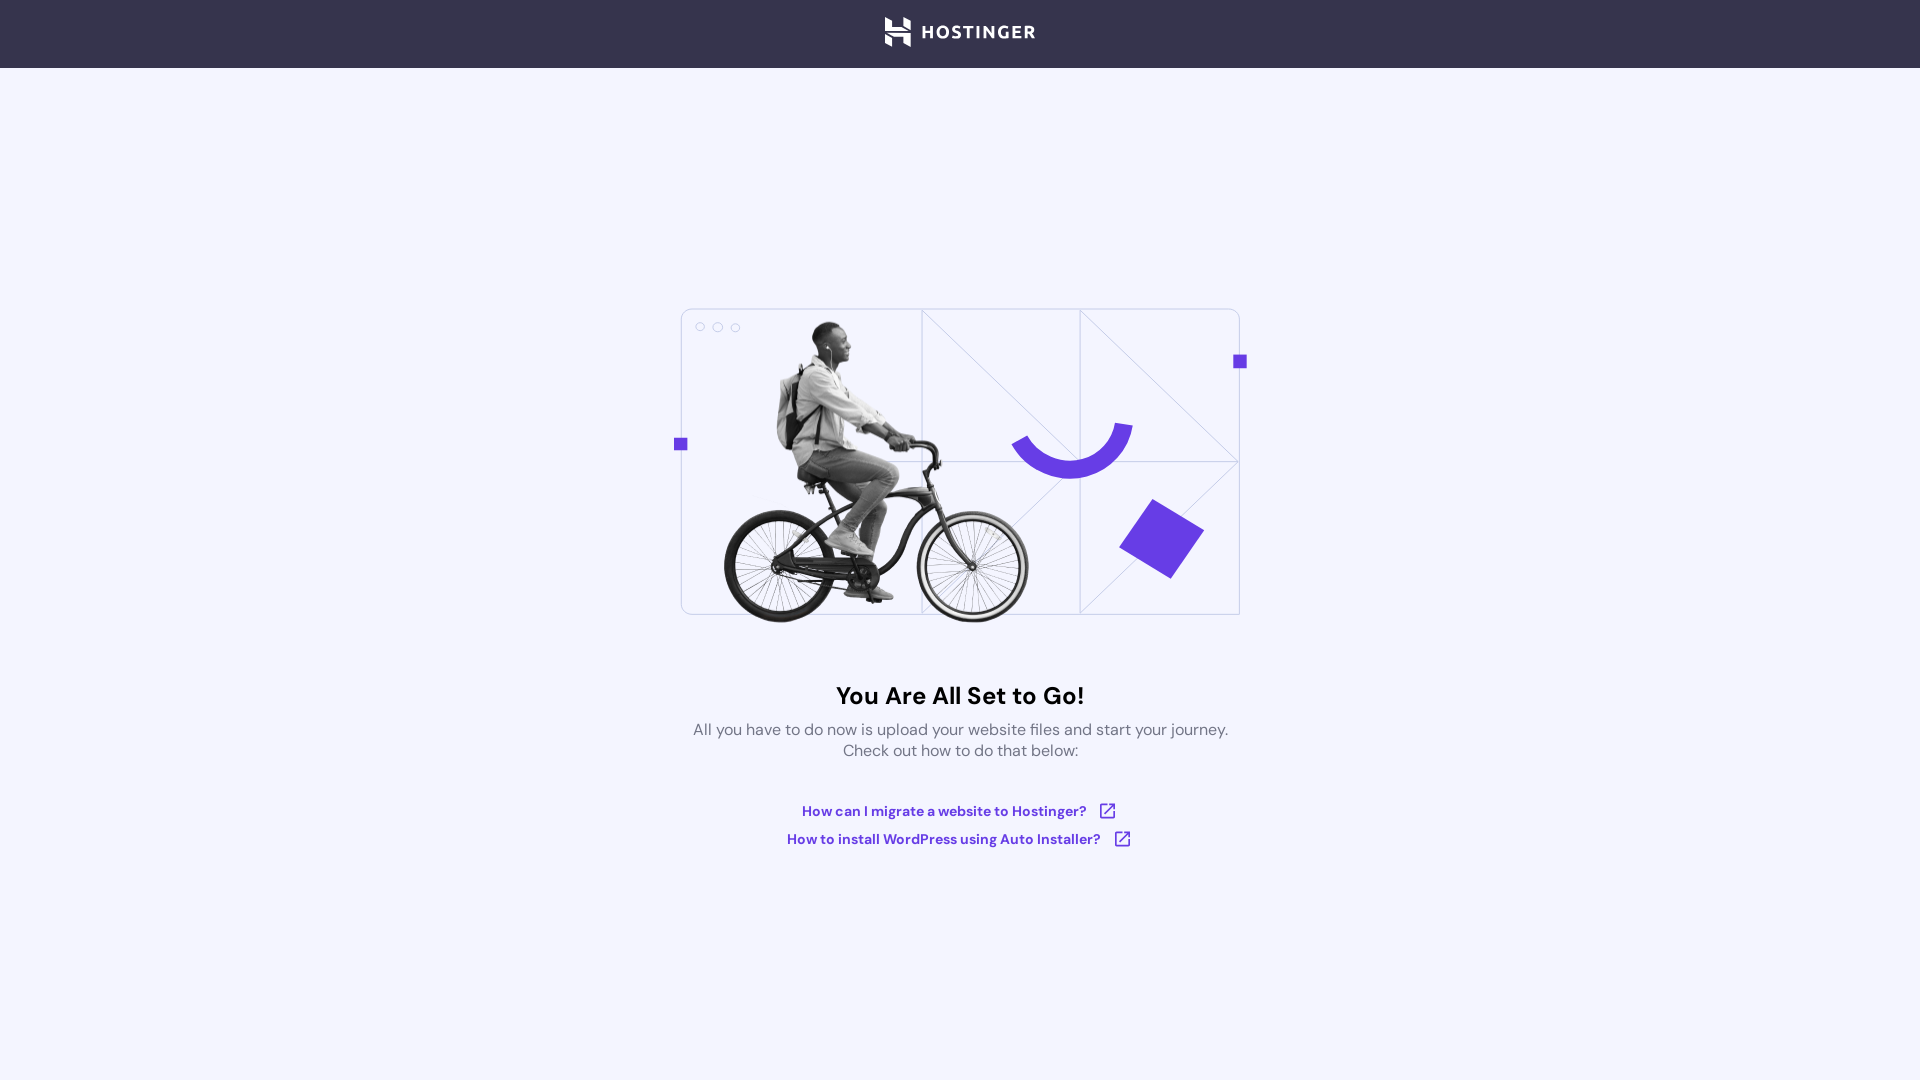  I want to click on 'How can I migrate a website to Hostinger?', so click(960, 810).